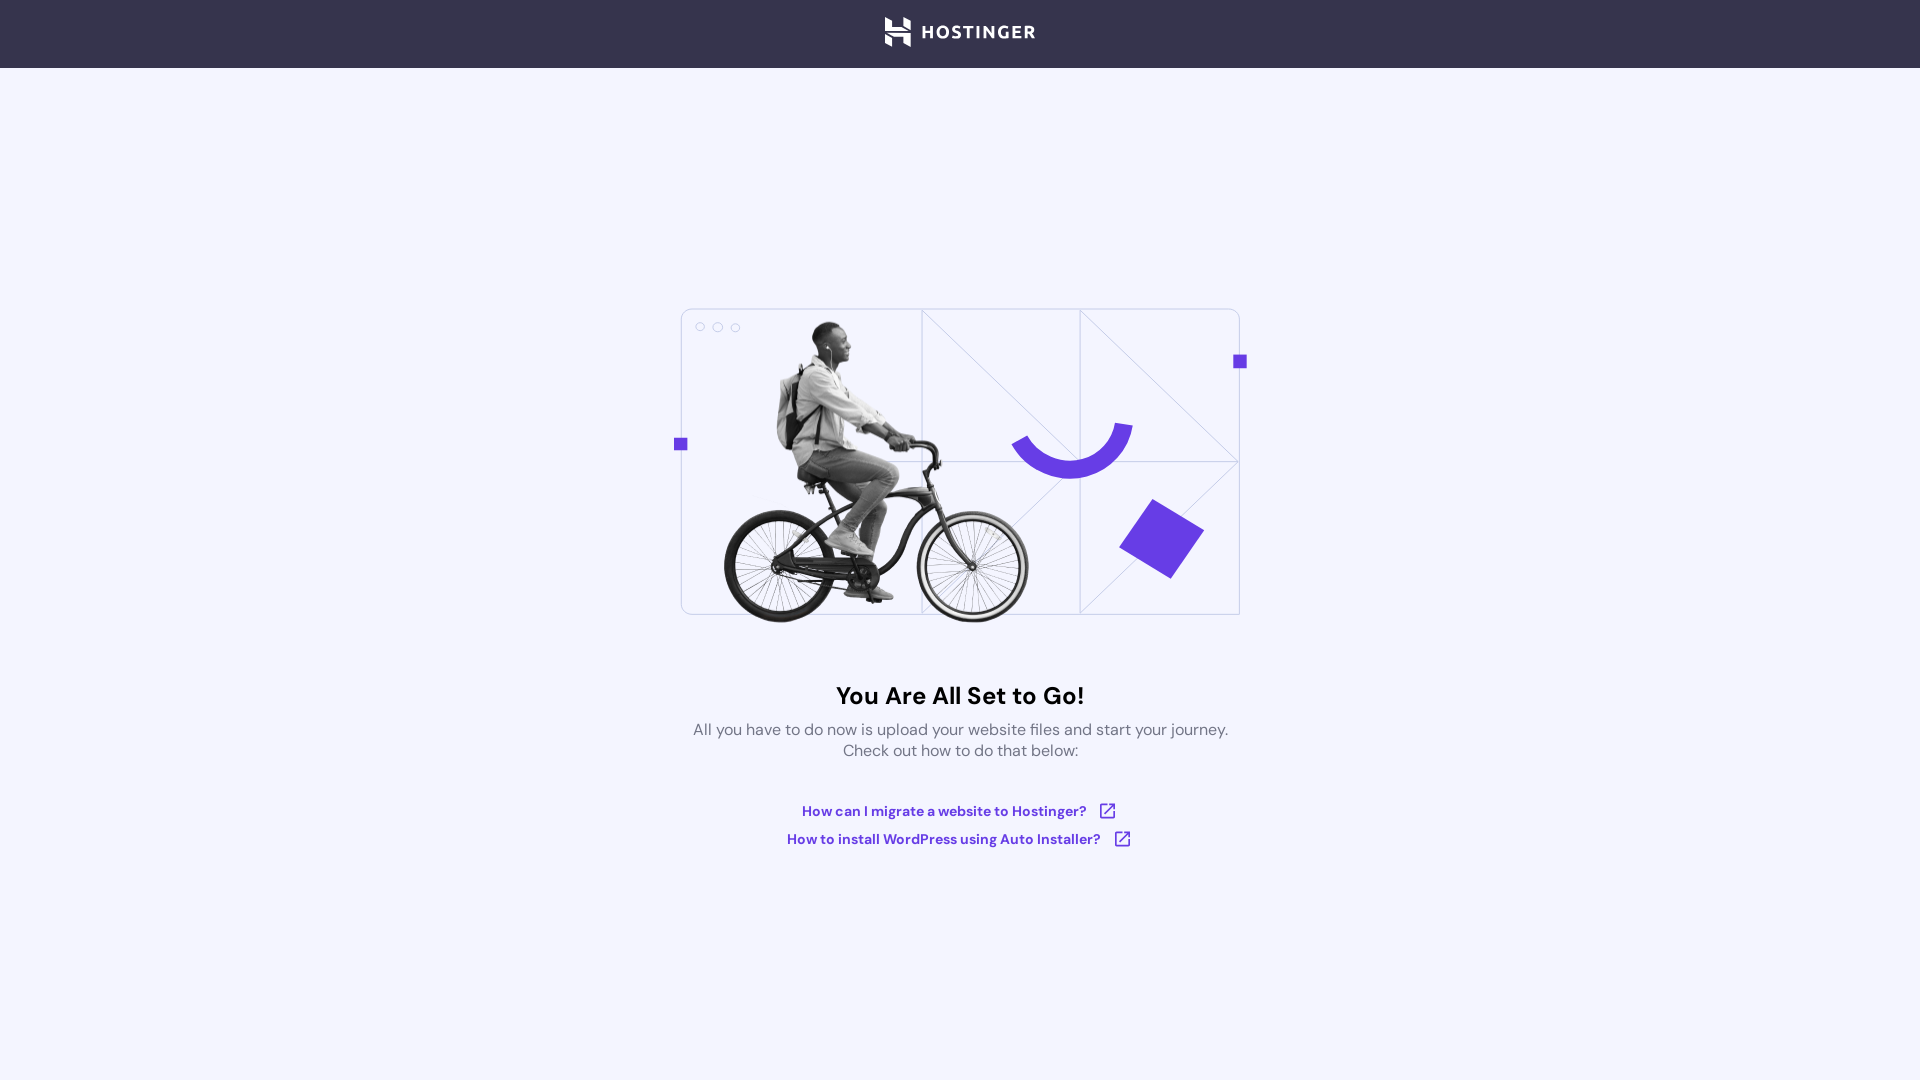  I want to click on 'How can I migrate a website to Hostinger?', so click(960, 810).